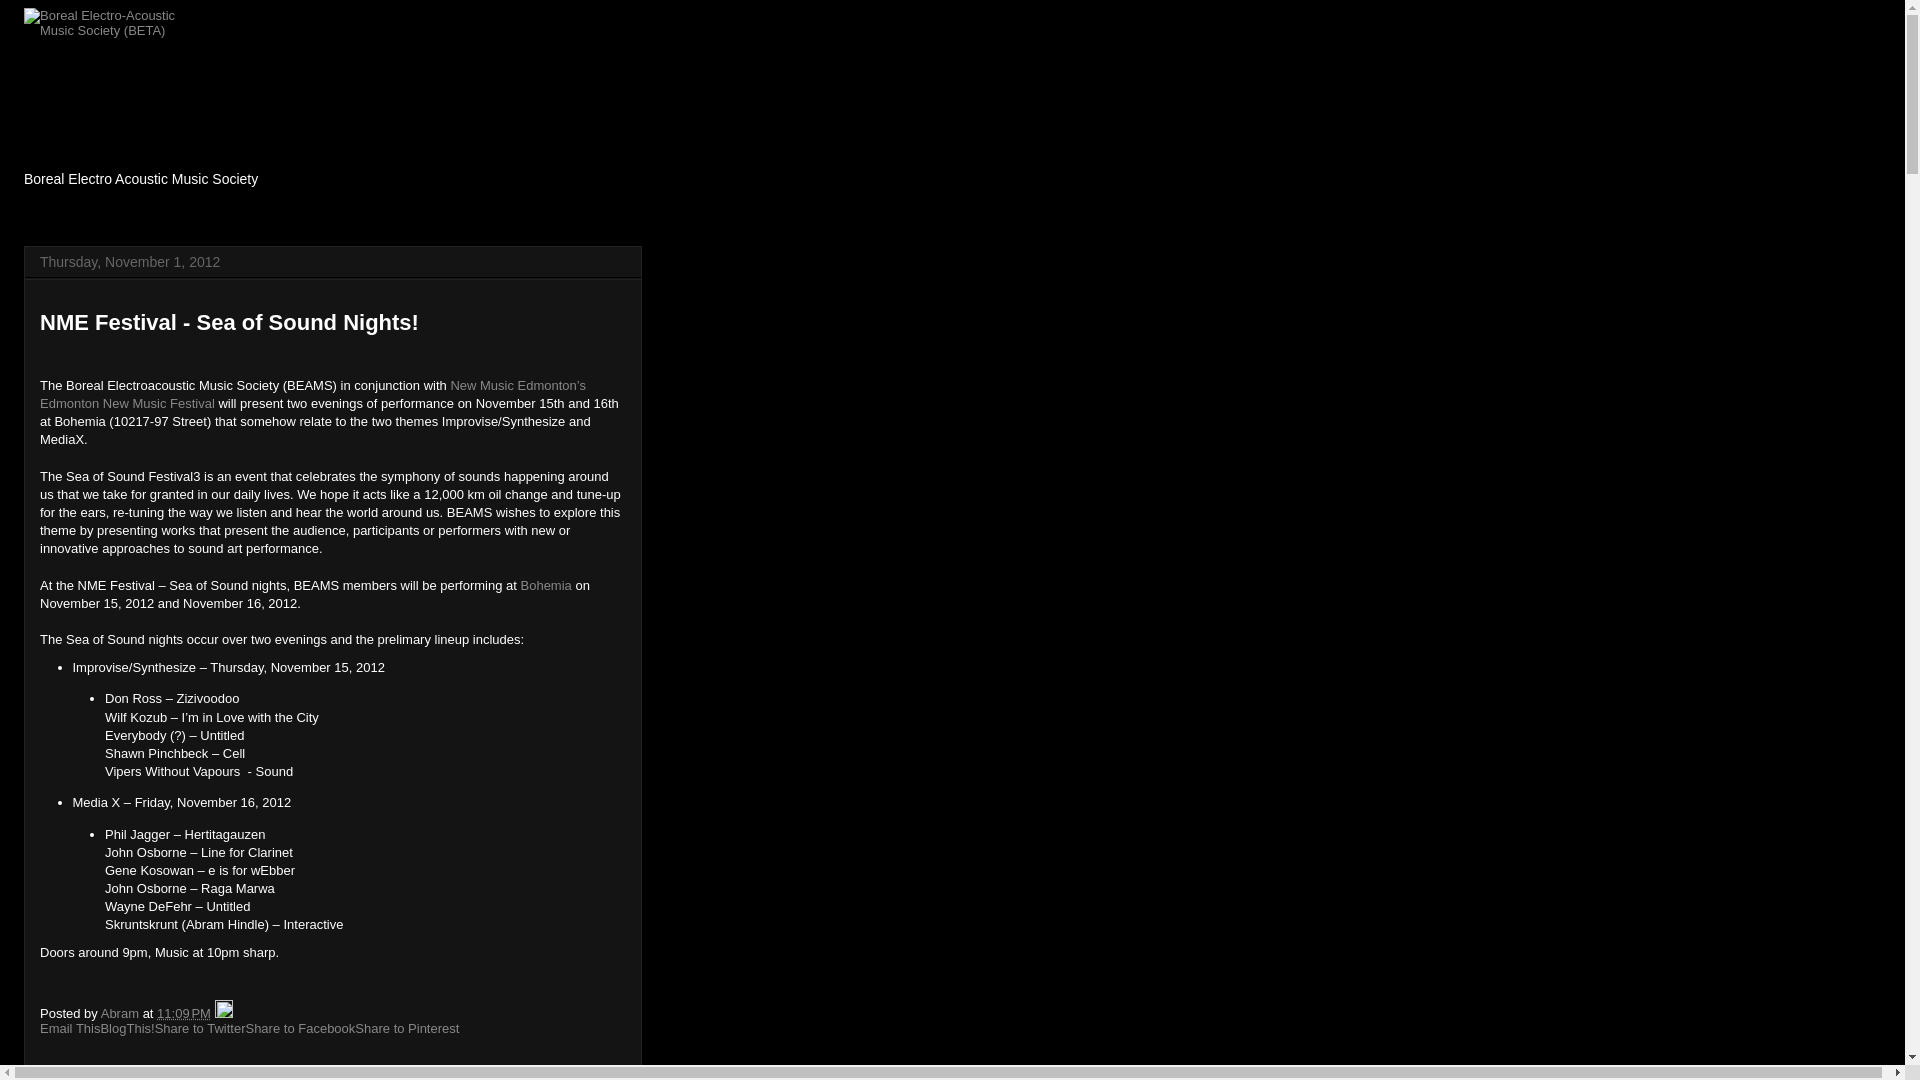  What do you see at coordinates (545, 585) in the screenshot?
I see `'Bohemia'` at bounding box center [545, 585].